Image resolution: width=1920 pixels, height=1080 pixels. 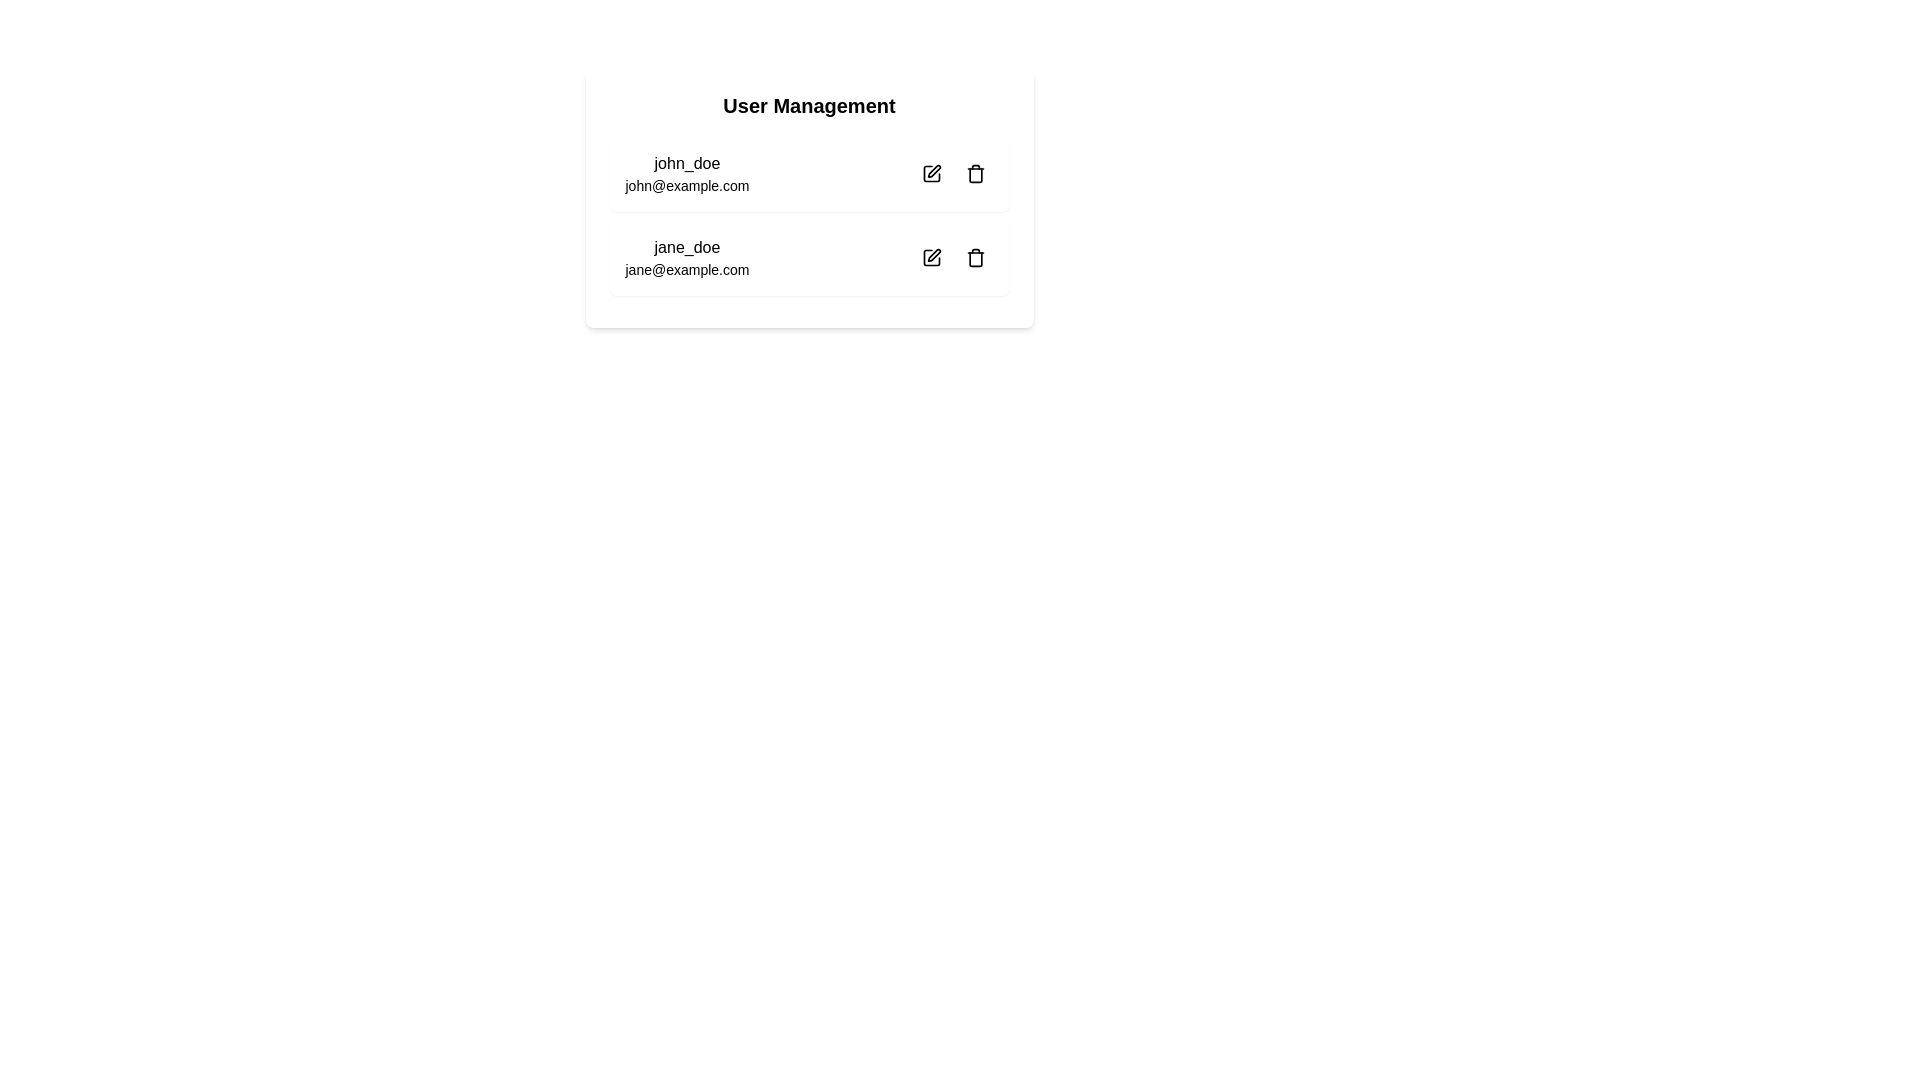 What do you see at coordinates (975, 174) in the screenshot?
I see `the central part of the trash bin icon, which signifies the delete functionality and is positioned on the right side of the first user entry` at bounding box center [975, 174].